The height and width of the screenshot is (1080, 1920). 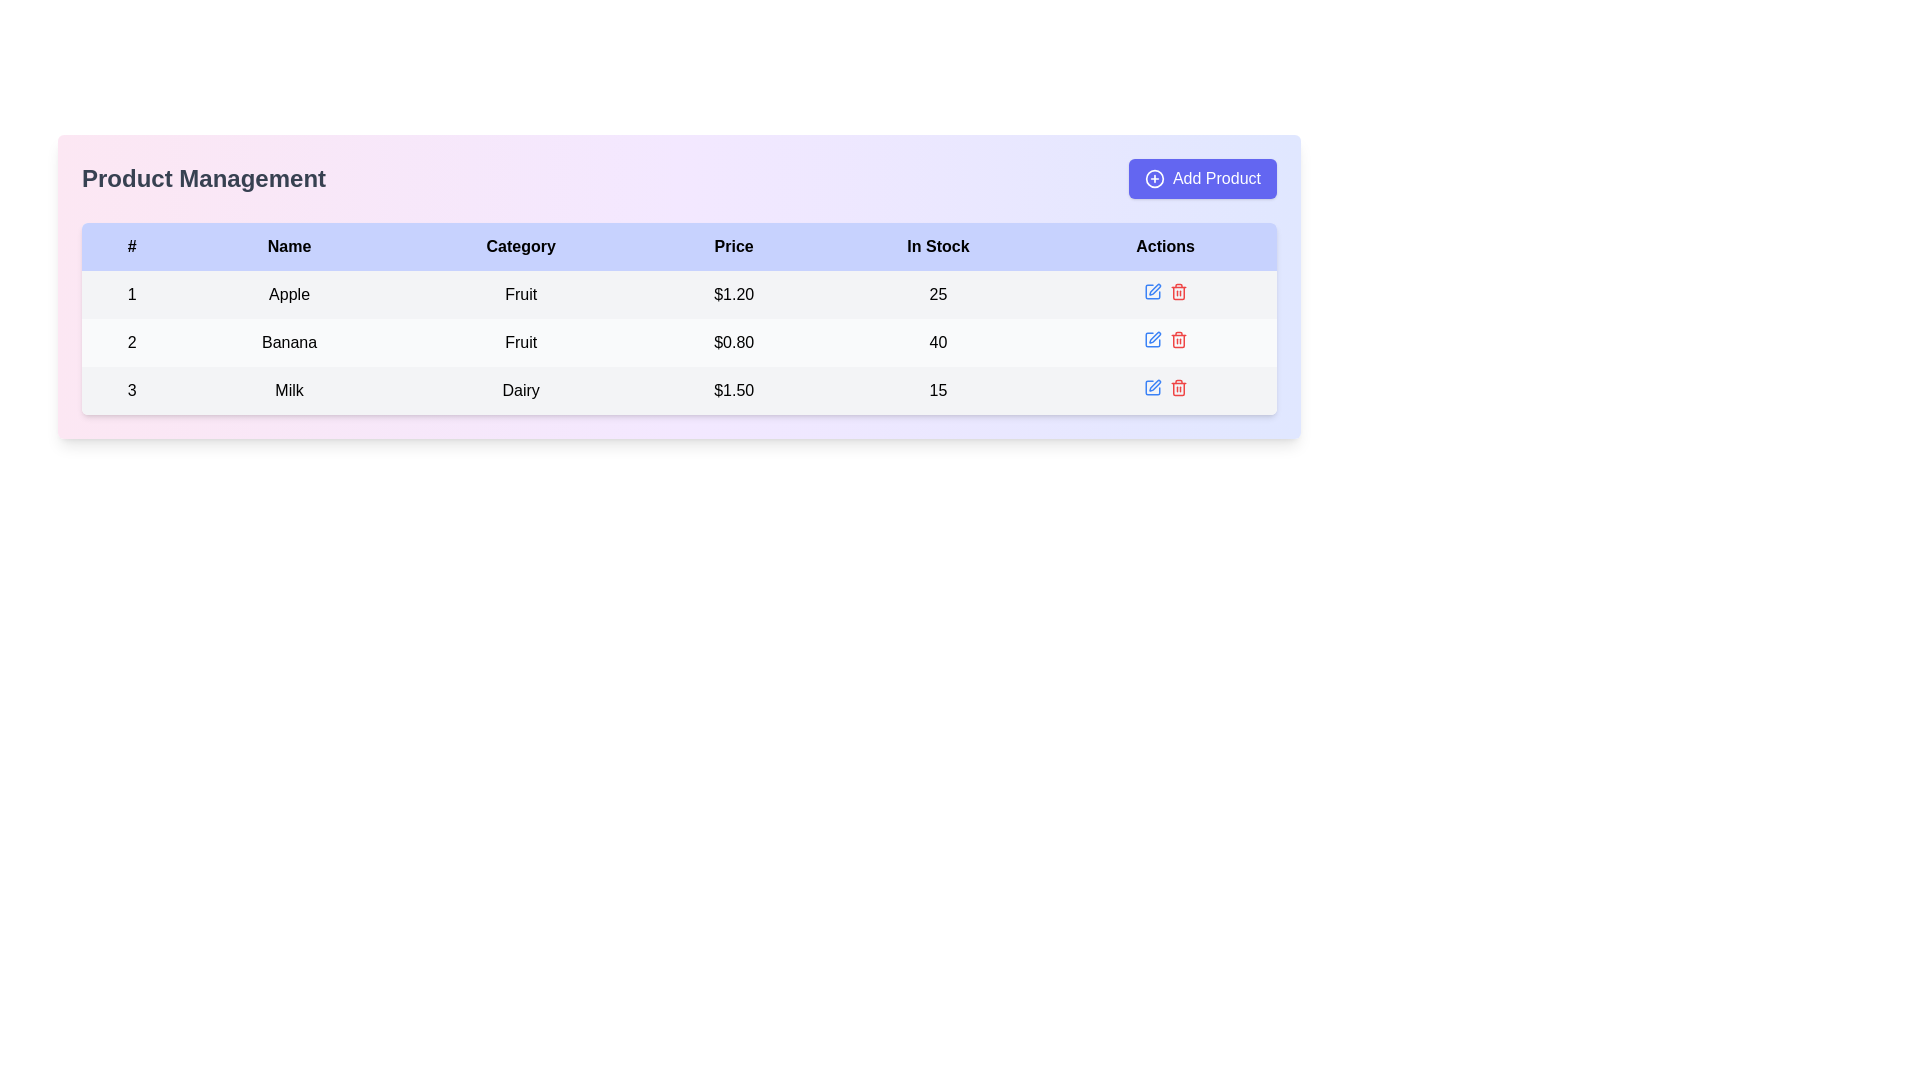 What do you see at coordinates (131, 245) in the screenshot?
I see `the Table Header Cell that indicates row numbering in the first column of the table header` at bounding box center [131, 245].